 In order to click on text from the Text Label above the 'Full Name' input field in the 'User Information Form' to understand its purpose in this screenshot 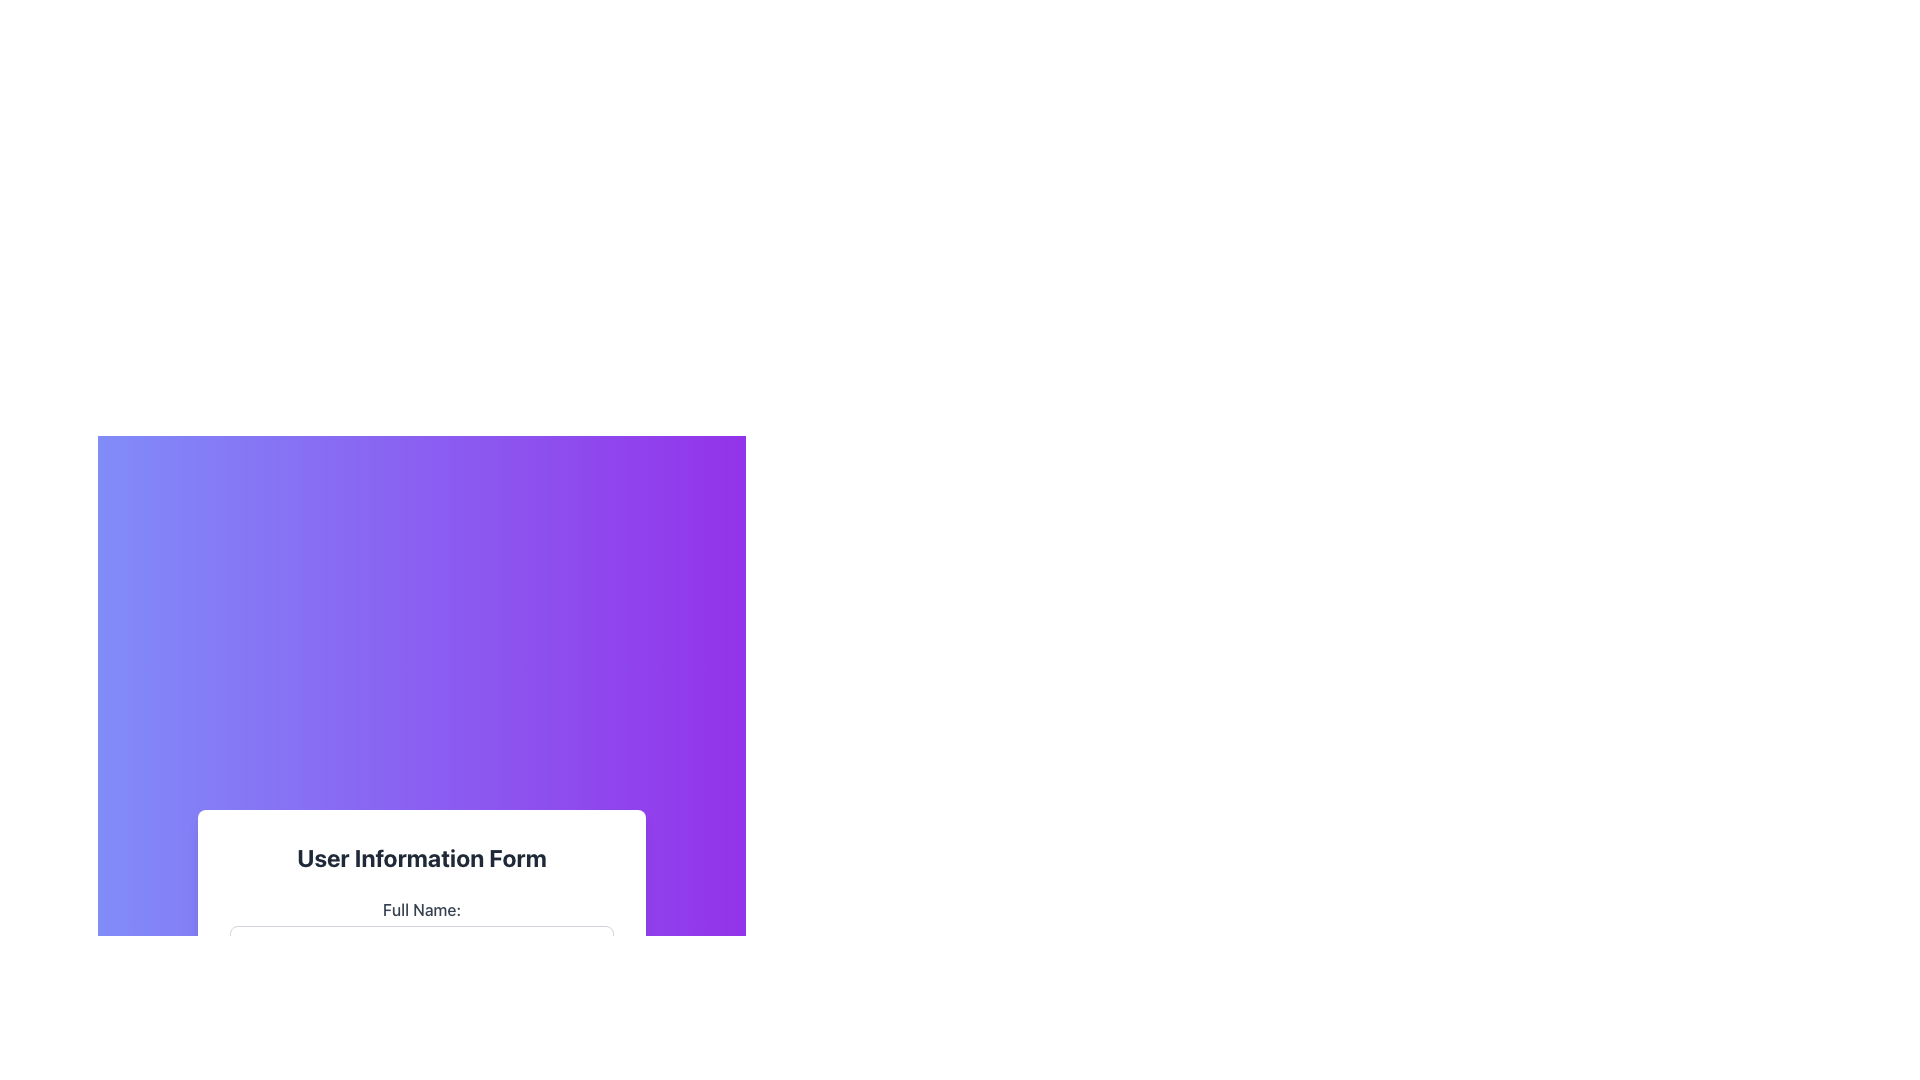, I will do `click(421, 910)`.